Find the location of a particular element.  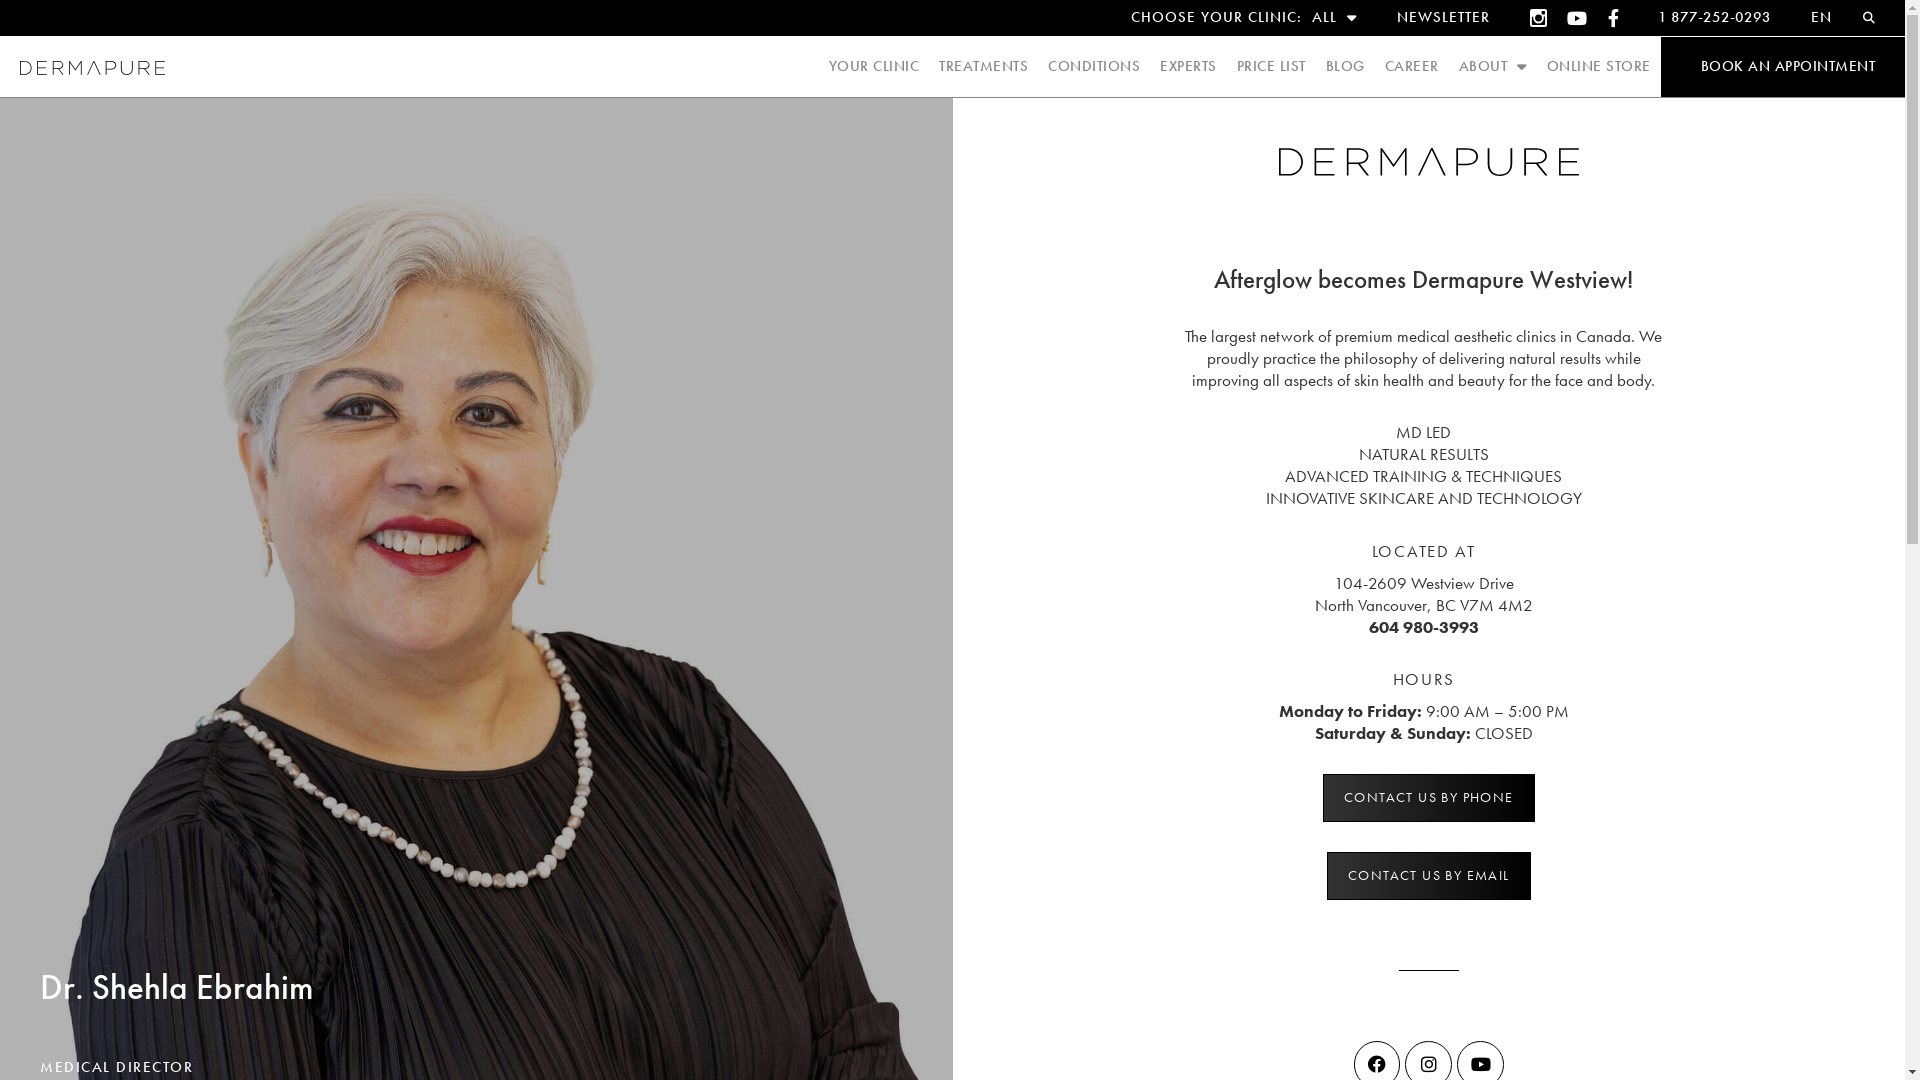

'CONTACT US BY PHONE' is located at coordinates (1323, 797).